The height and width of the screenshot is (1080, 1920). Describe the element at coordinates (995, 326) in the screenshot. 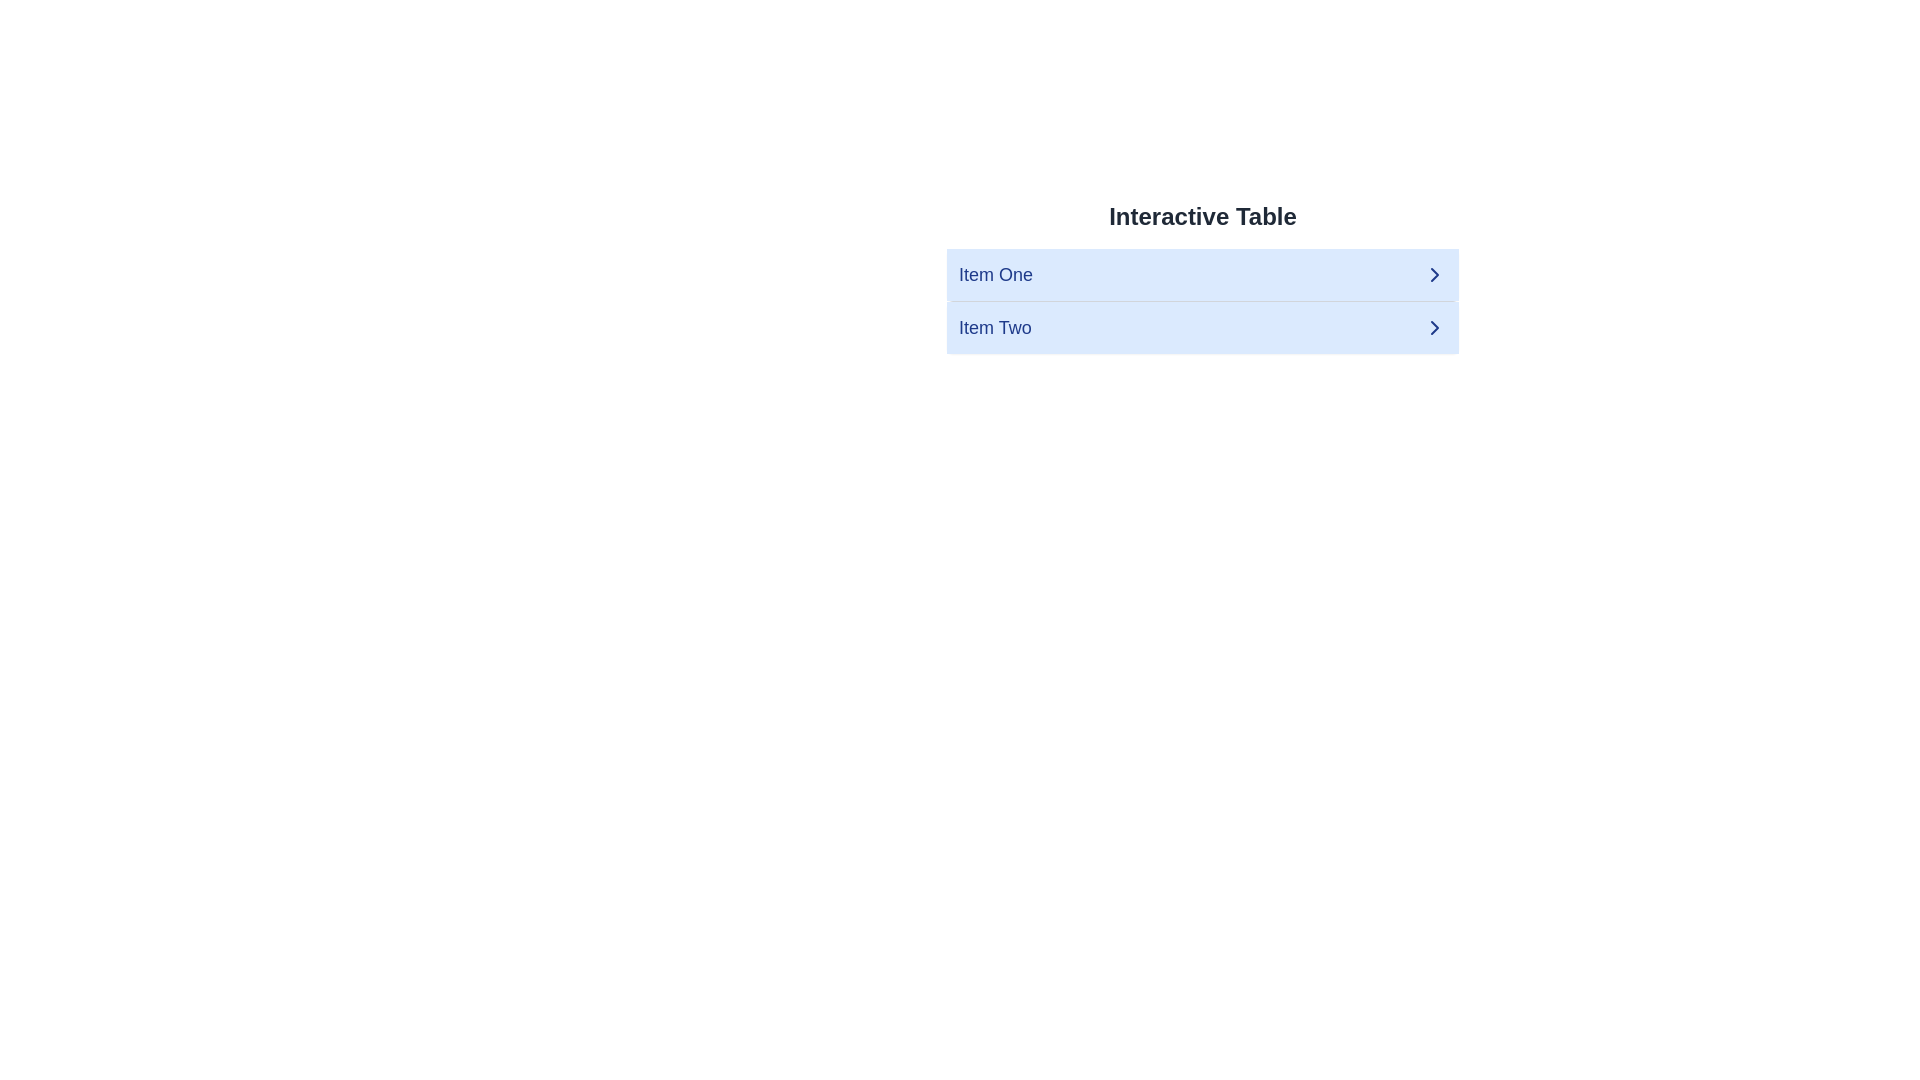

I see `the list item labeled 'Item Two'` at that location.